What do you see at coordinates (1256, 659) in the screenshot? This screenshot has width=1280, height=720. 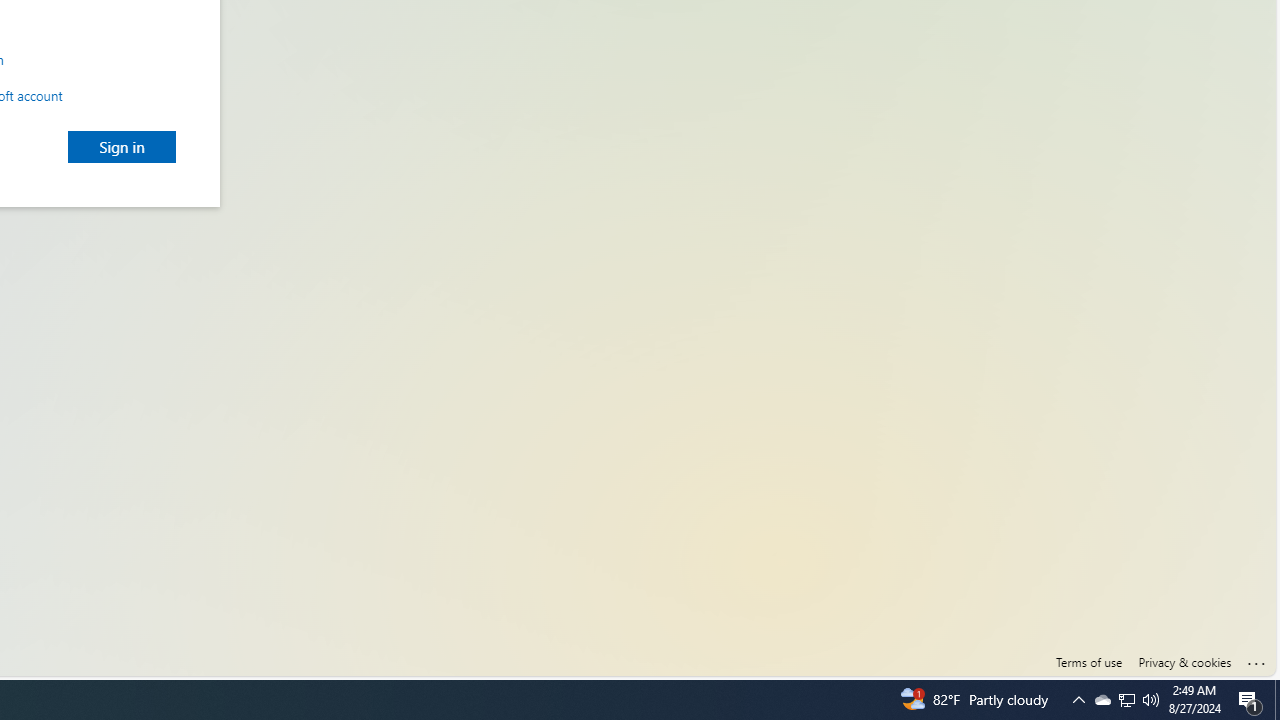 I see `'Click here for troubleshooting information'` at bounding box center [1256, 659].